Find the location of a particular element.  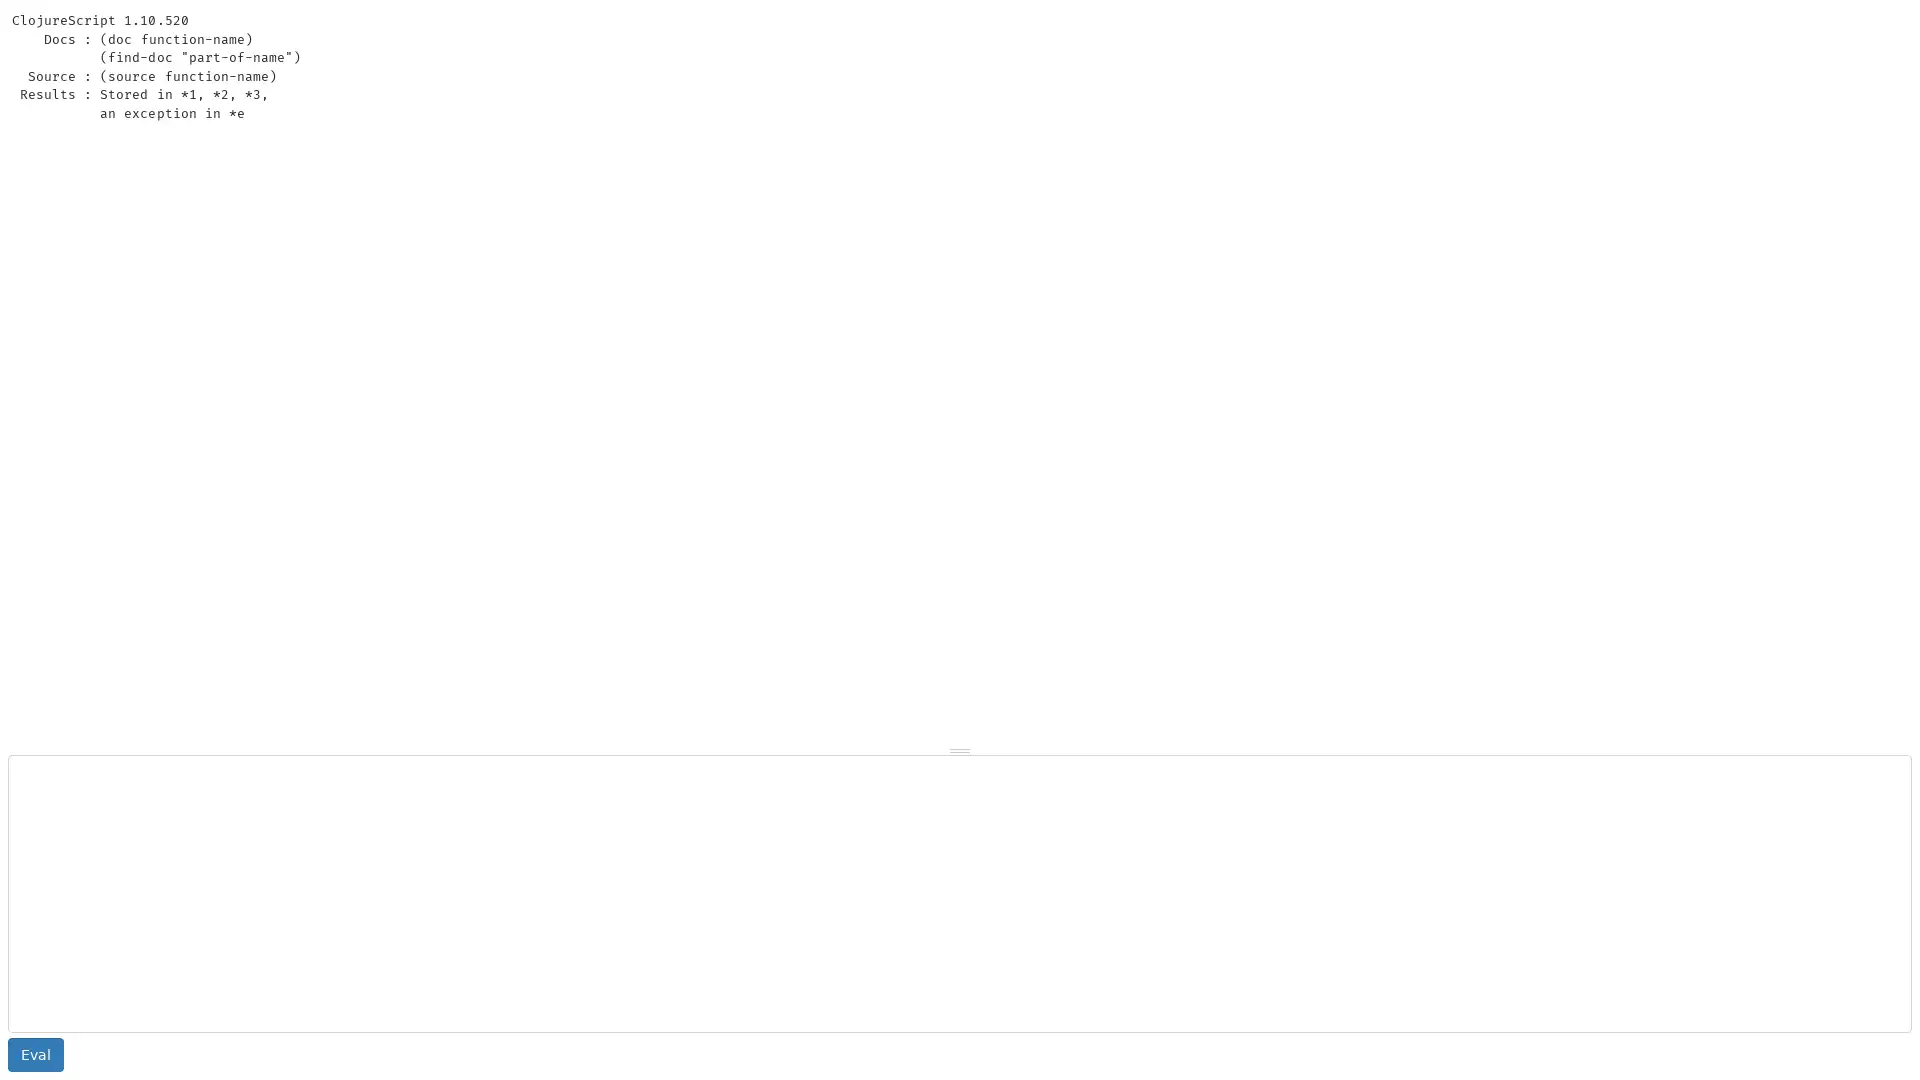

Eval is located at coordinates (35, 1054).